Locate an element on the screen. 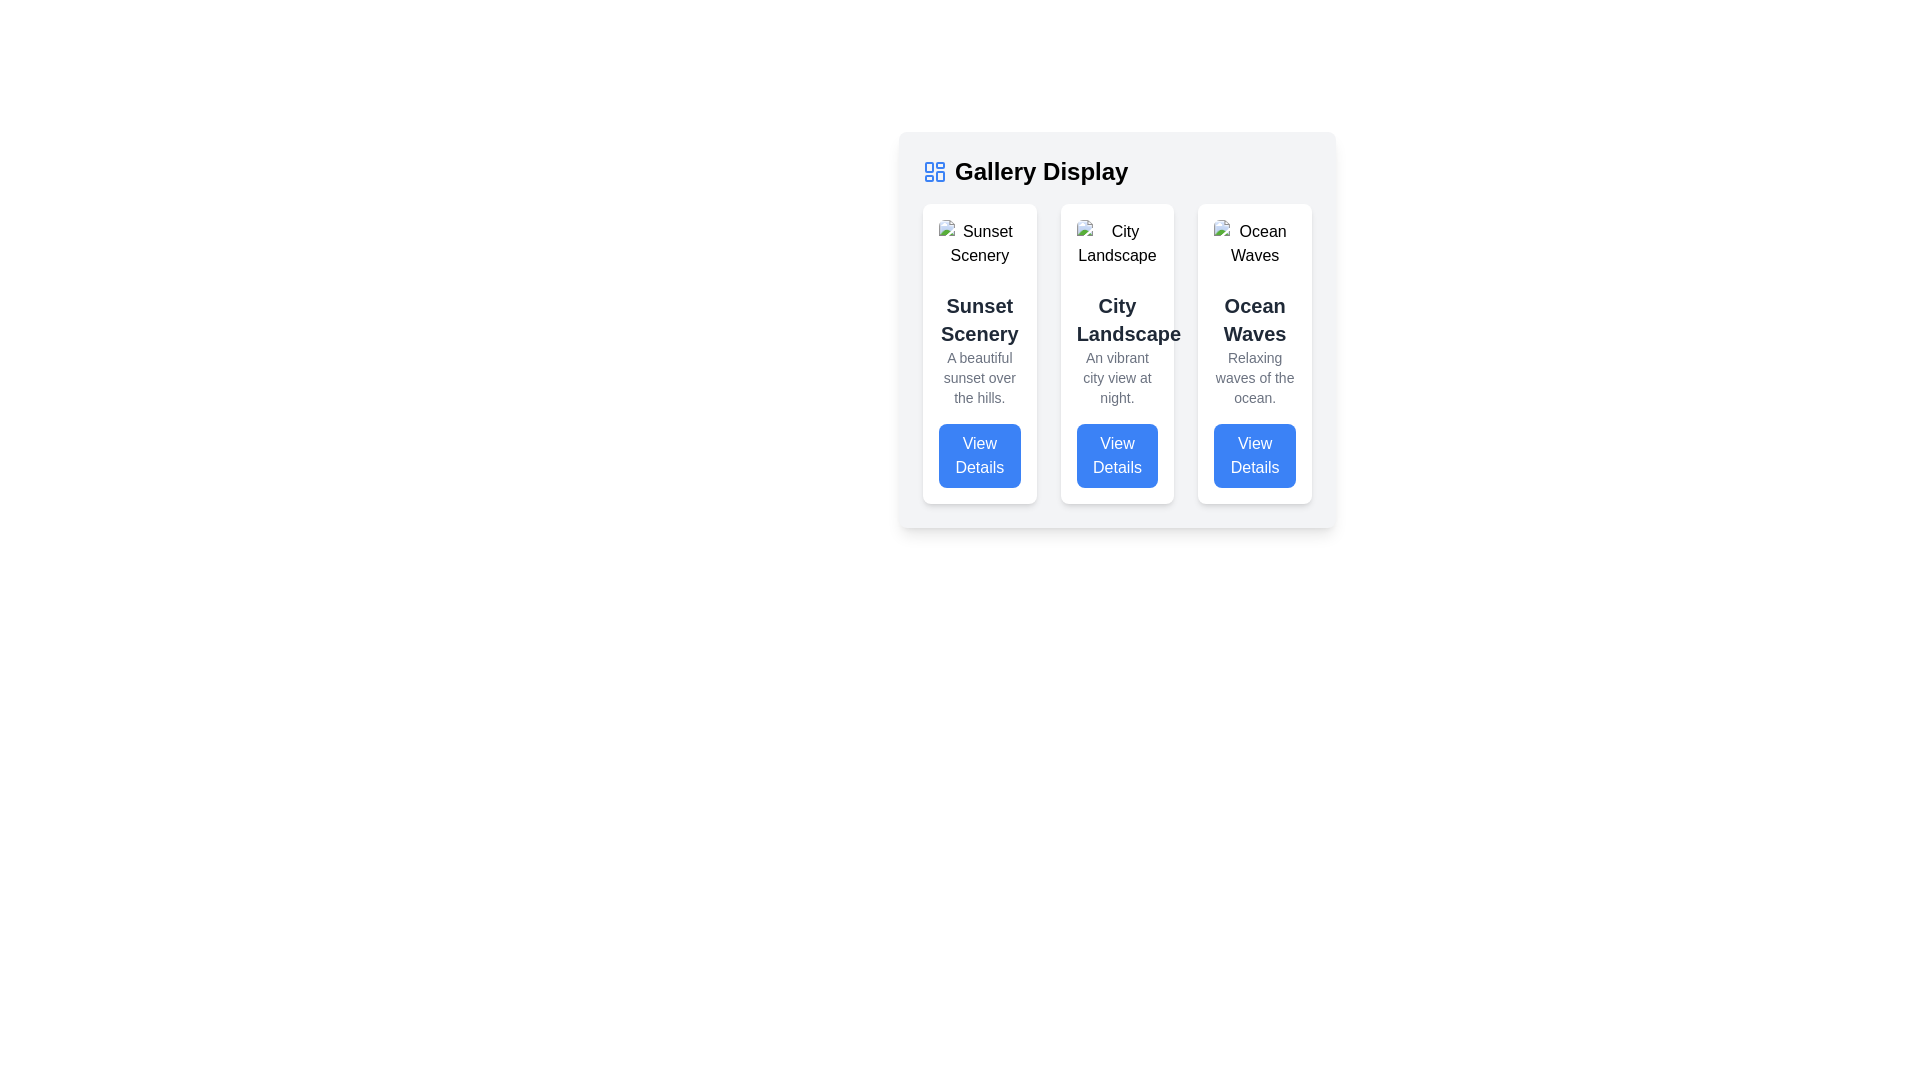 The height and width of the screenshot is (1080, 1920). the graphical icon section located in the top-left corner of the grid layout, adjacent to the 'Gallery Display' heading is located at coordinates (928, 166).